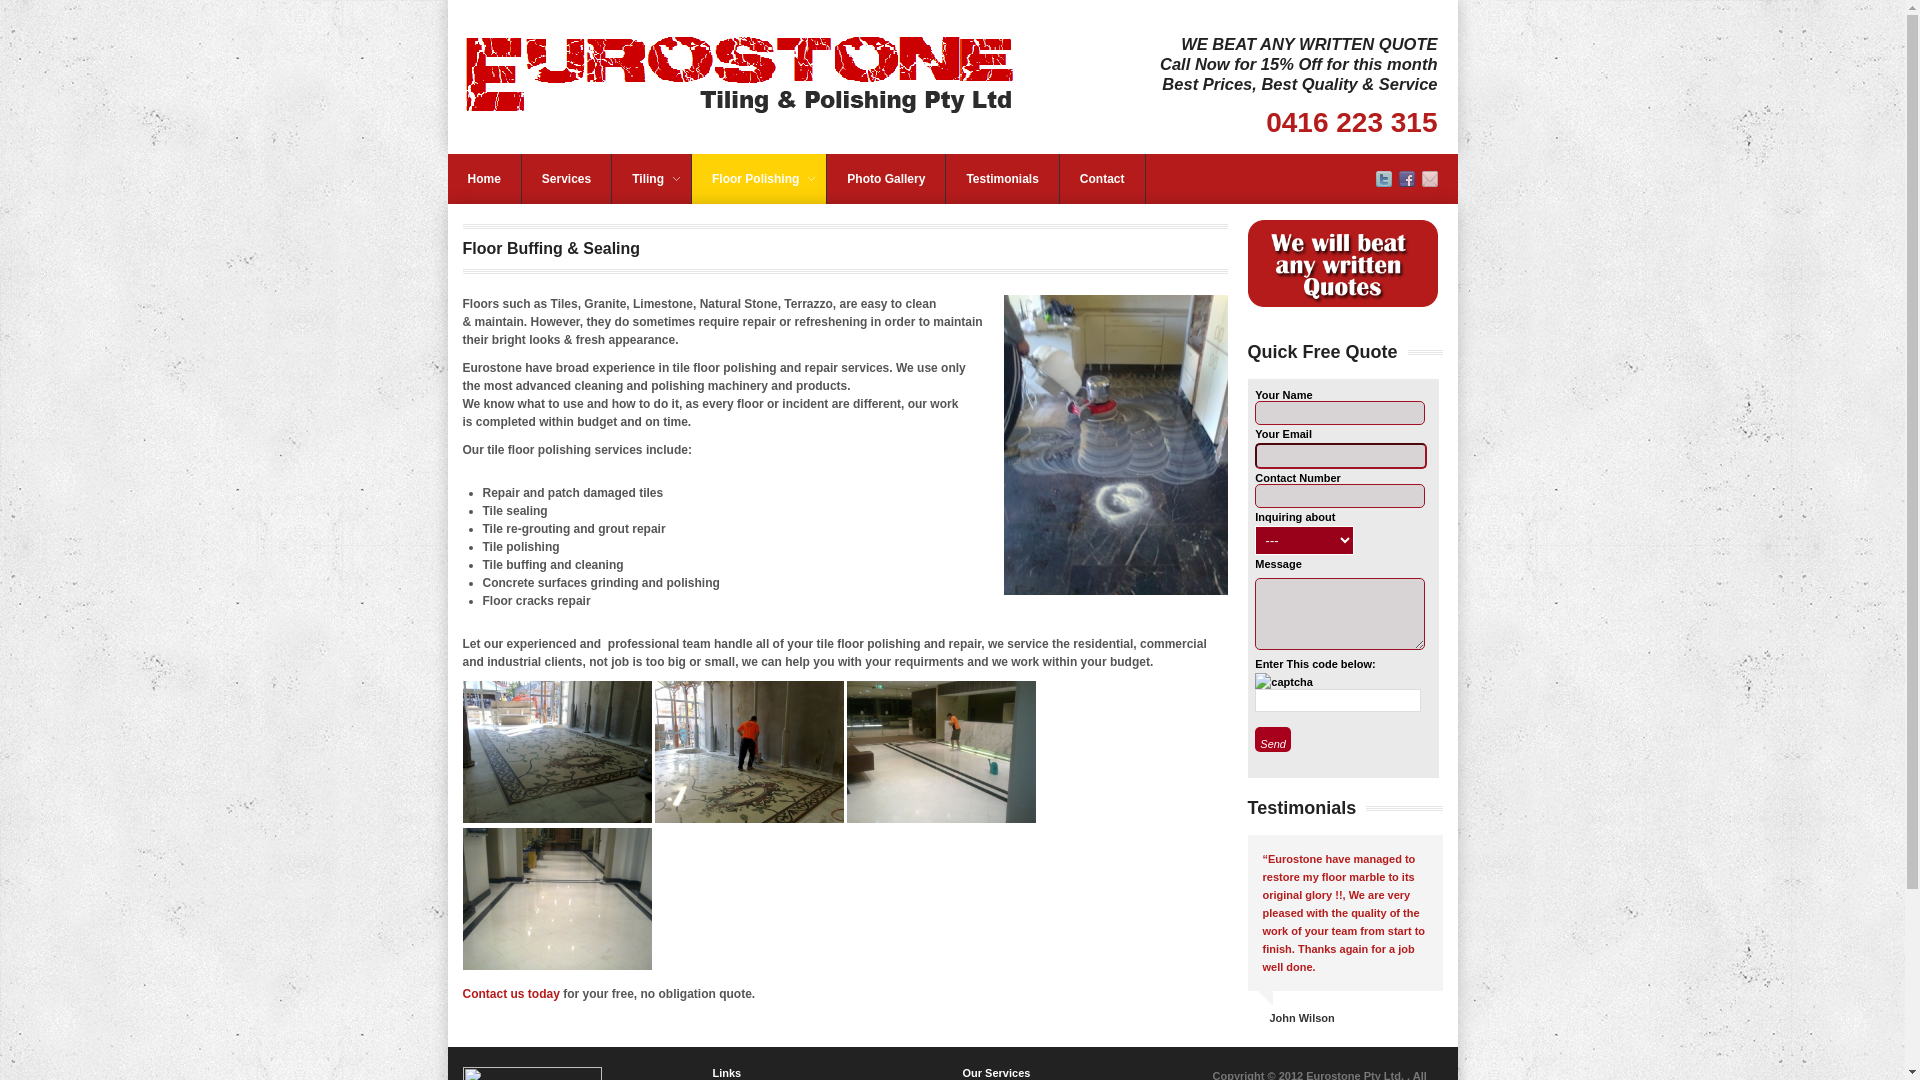 The image size is (1920, 1080). What do you see at coordinates (484, 177) in the screenshot?
I see `'Home'` at bounding box center [484, 177].